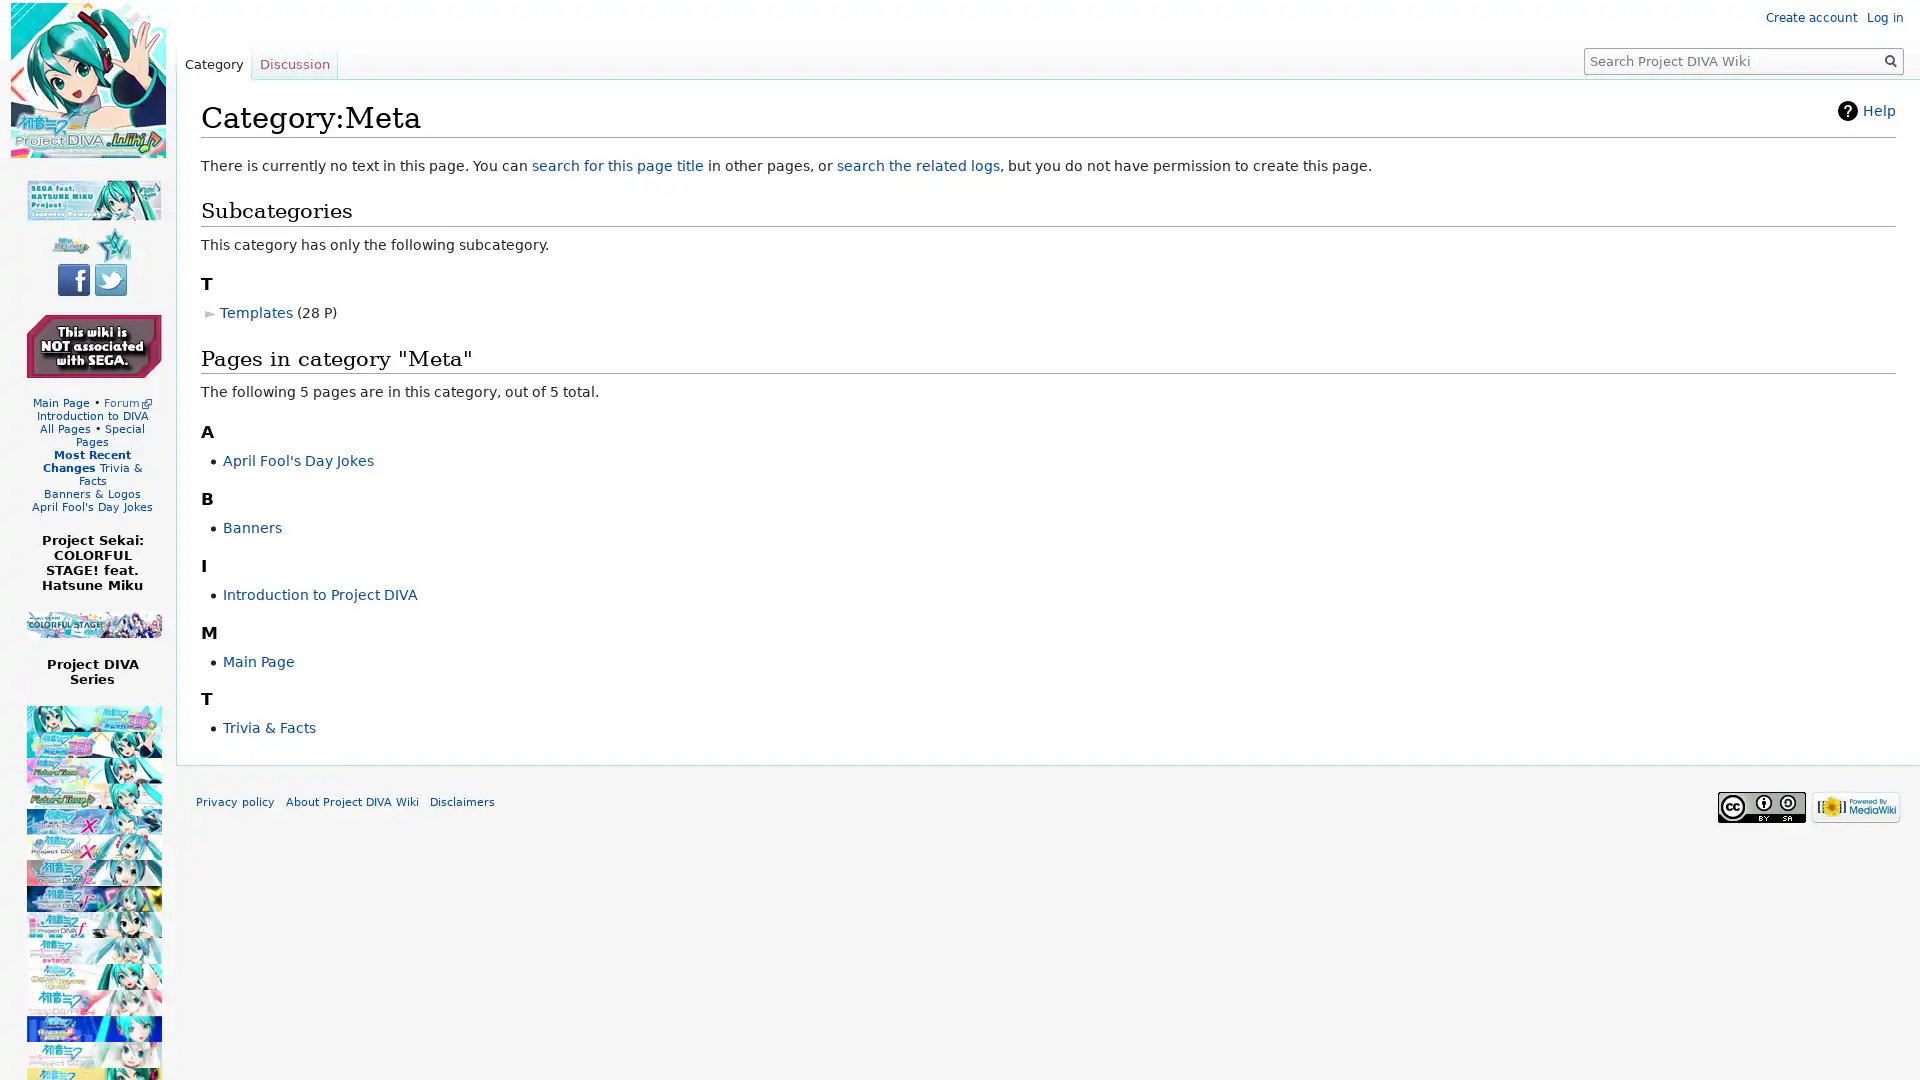 The image size is (1920, 1080). What do you see at coordinates (1890, 60) in the screenshot?
I see `Go` at bounding box center [1890, 60].